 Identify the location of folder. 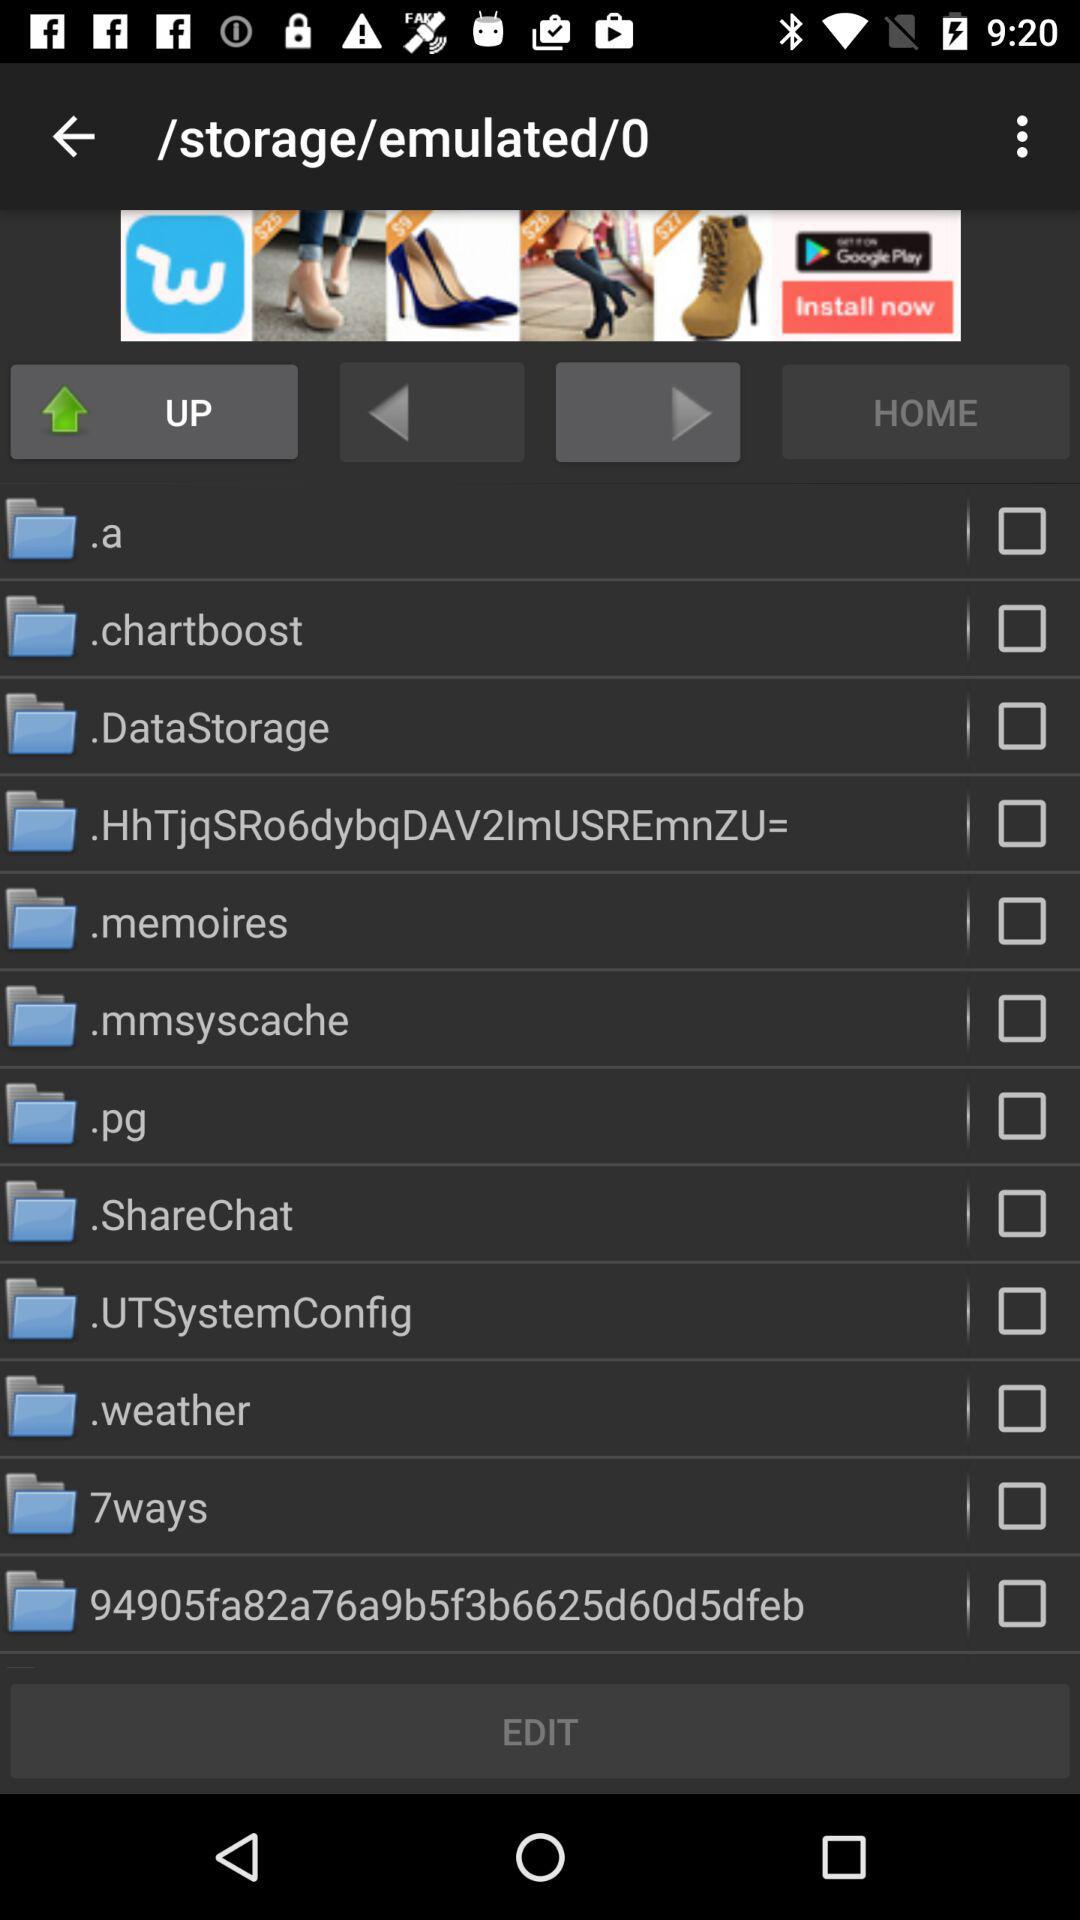
(1024, 823).